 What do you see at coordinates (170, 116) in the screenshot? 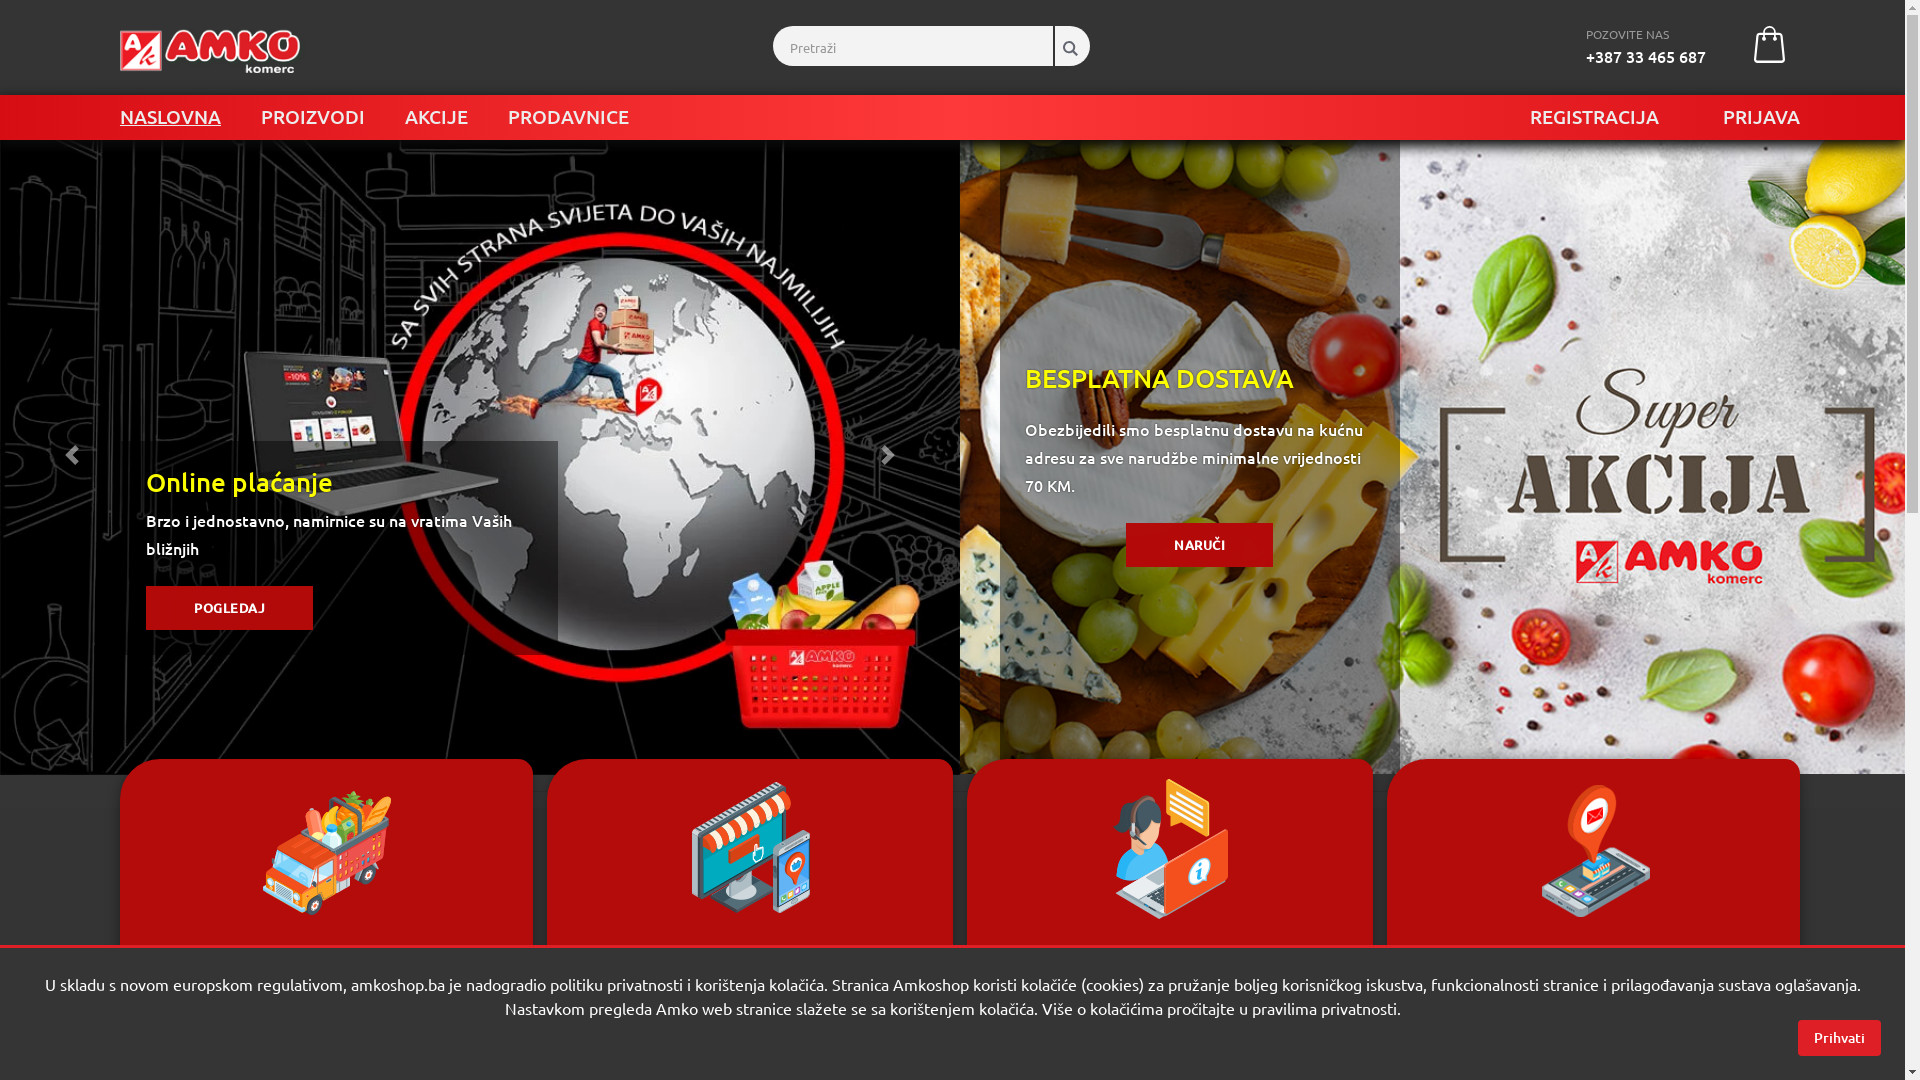
I see `'NASLOVNA'` at bounding box center [170, 116].